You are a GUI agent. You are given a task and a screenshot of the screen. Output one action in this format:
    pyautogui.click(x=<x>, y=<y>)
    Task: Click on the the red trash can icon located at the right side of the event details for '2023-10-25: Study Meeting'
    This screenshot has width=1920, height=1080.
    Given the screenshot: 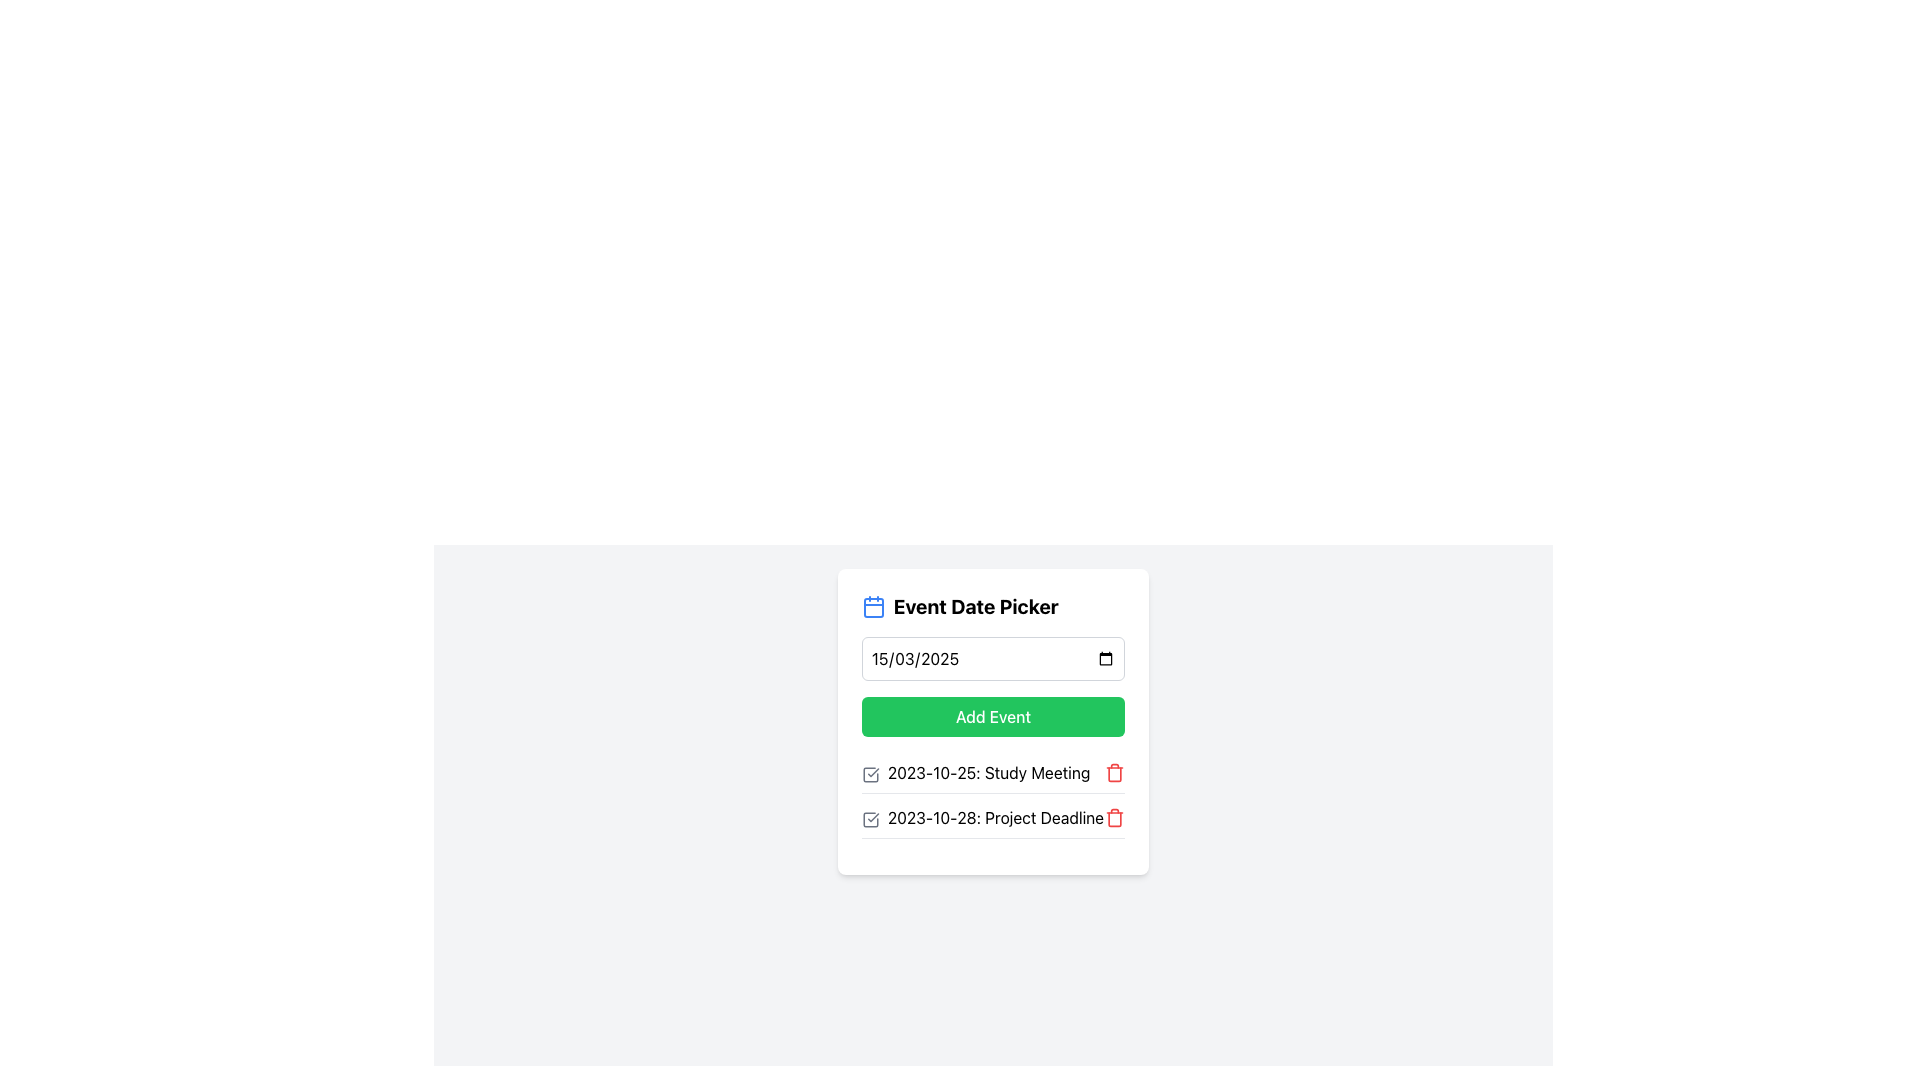 What is the action you would take?
    pyautogui.click(x=1114, y=771)
    